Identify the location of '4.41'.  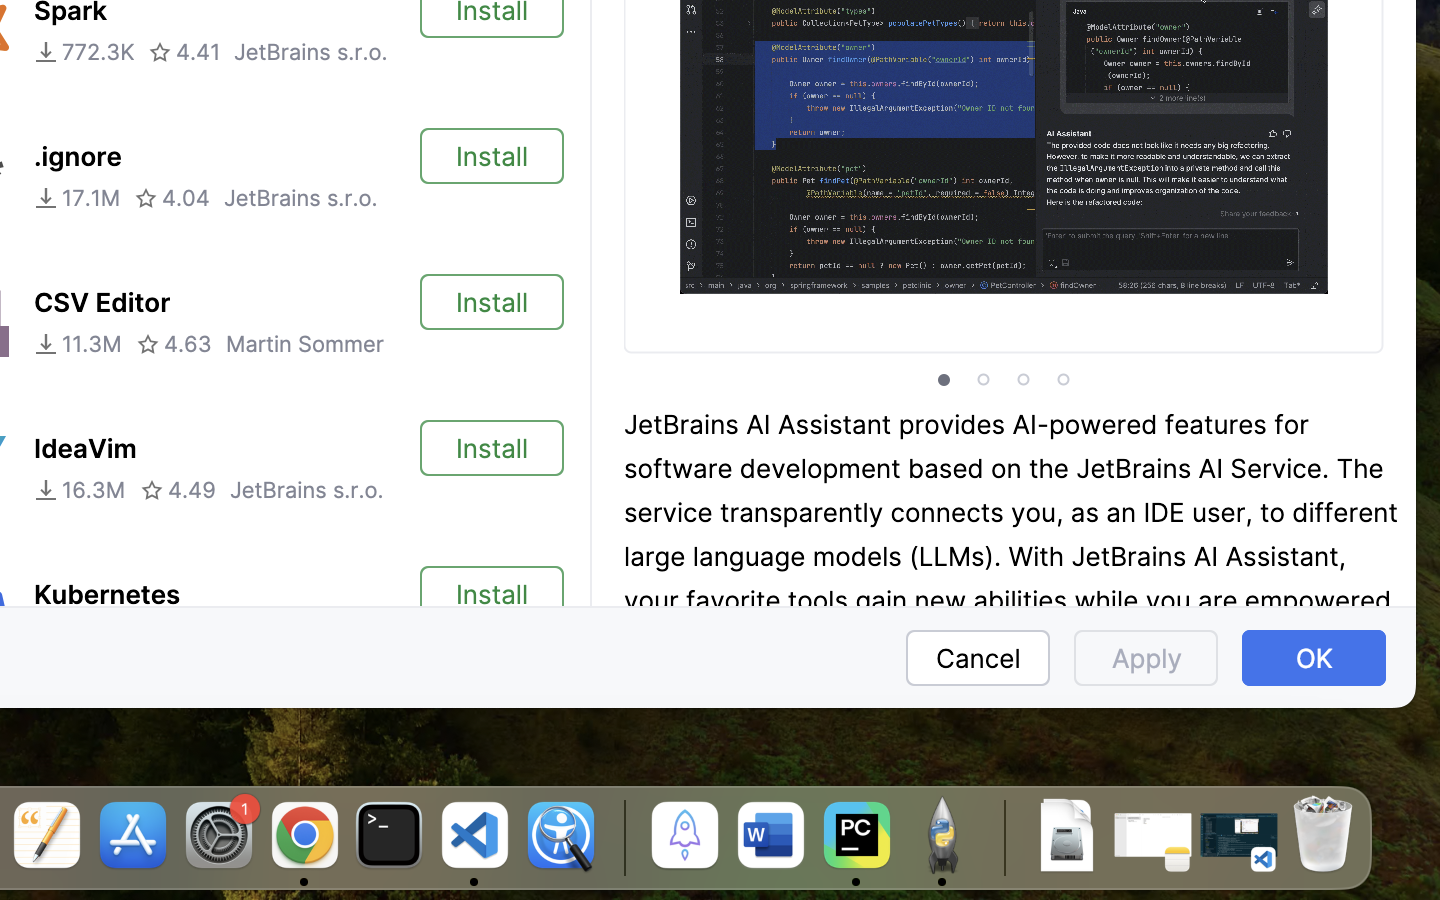
(184, 51).